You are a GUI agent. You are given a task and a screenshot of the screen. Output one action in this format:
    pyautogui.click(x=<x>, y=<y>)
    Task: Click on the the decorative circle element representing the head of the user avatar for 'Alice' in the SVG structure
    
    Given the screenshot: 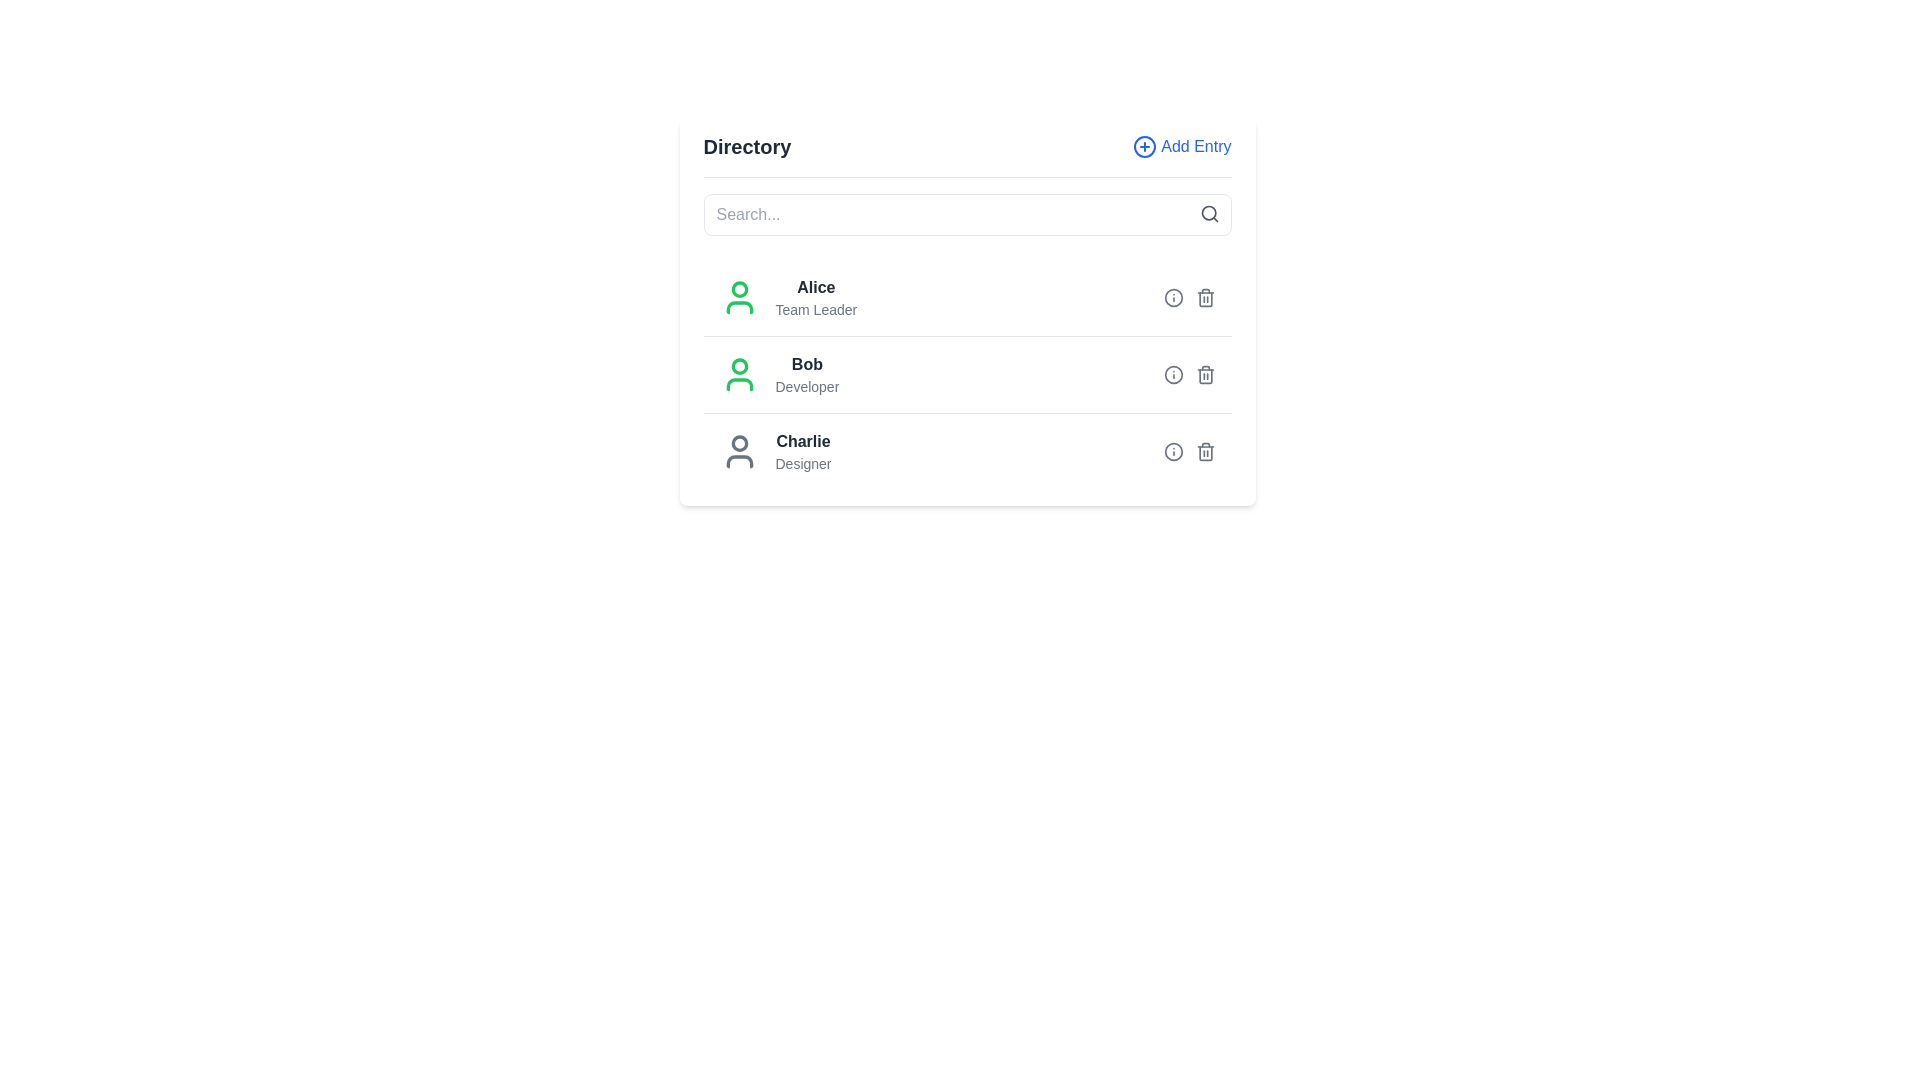 What is the action you would take?
    pyautogui.click(x=738, y=289)
    